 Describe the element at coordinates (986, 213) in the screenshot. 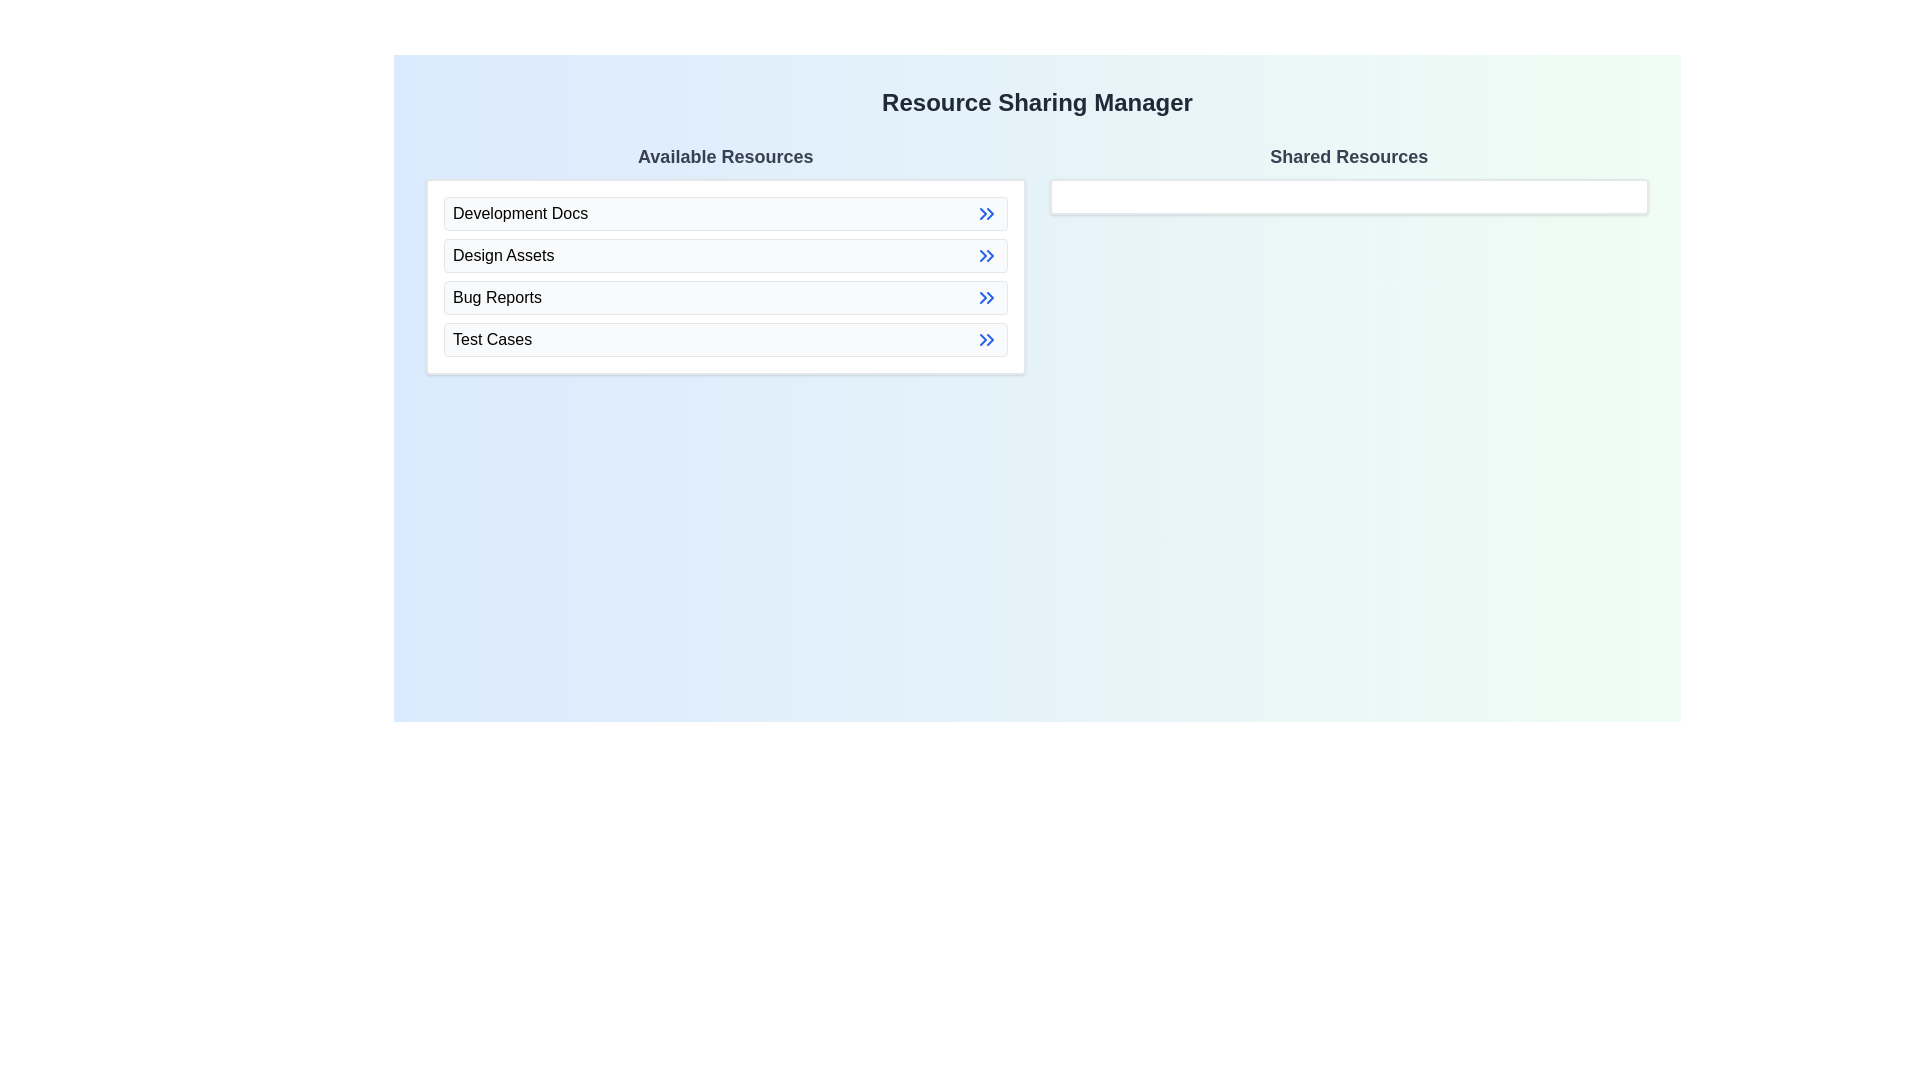

I see `transfer button next to the resource Development Docs to move it to 'Shared Resources'` at that location.